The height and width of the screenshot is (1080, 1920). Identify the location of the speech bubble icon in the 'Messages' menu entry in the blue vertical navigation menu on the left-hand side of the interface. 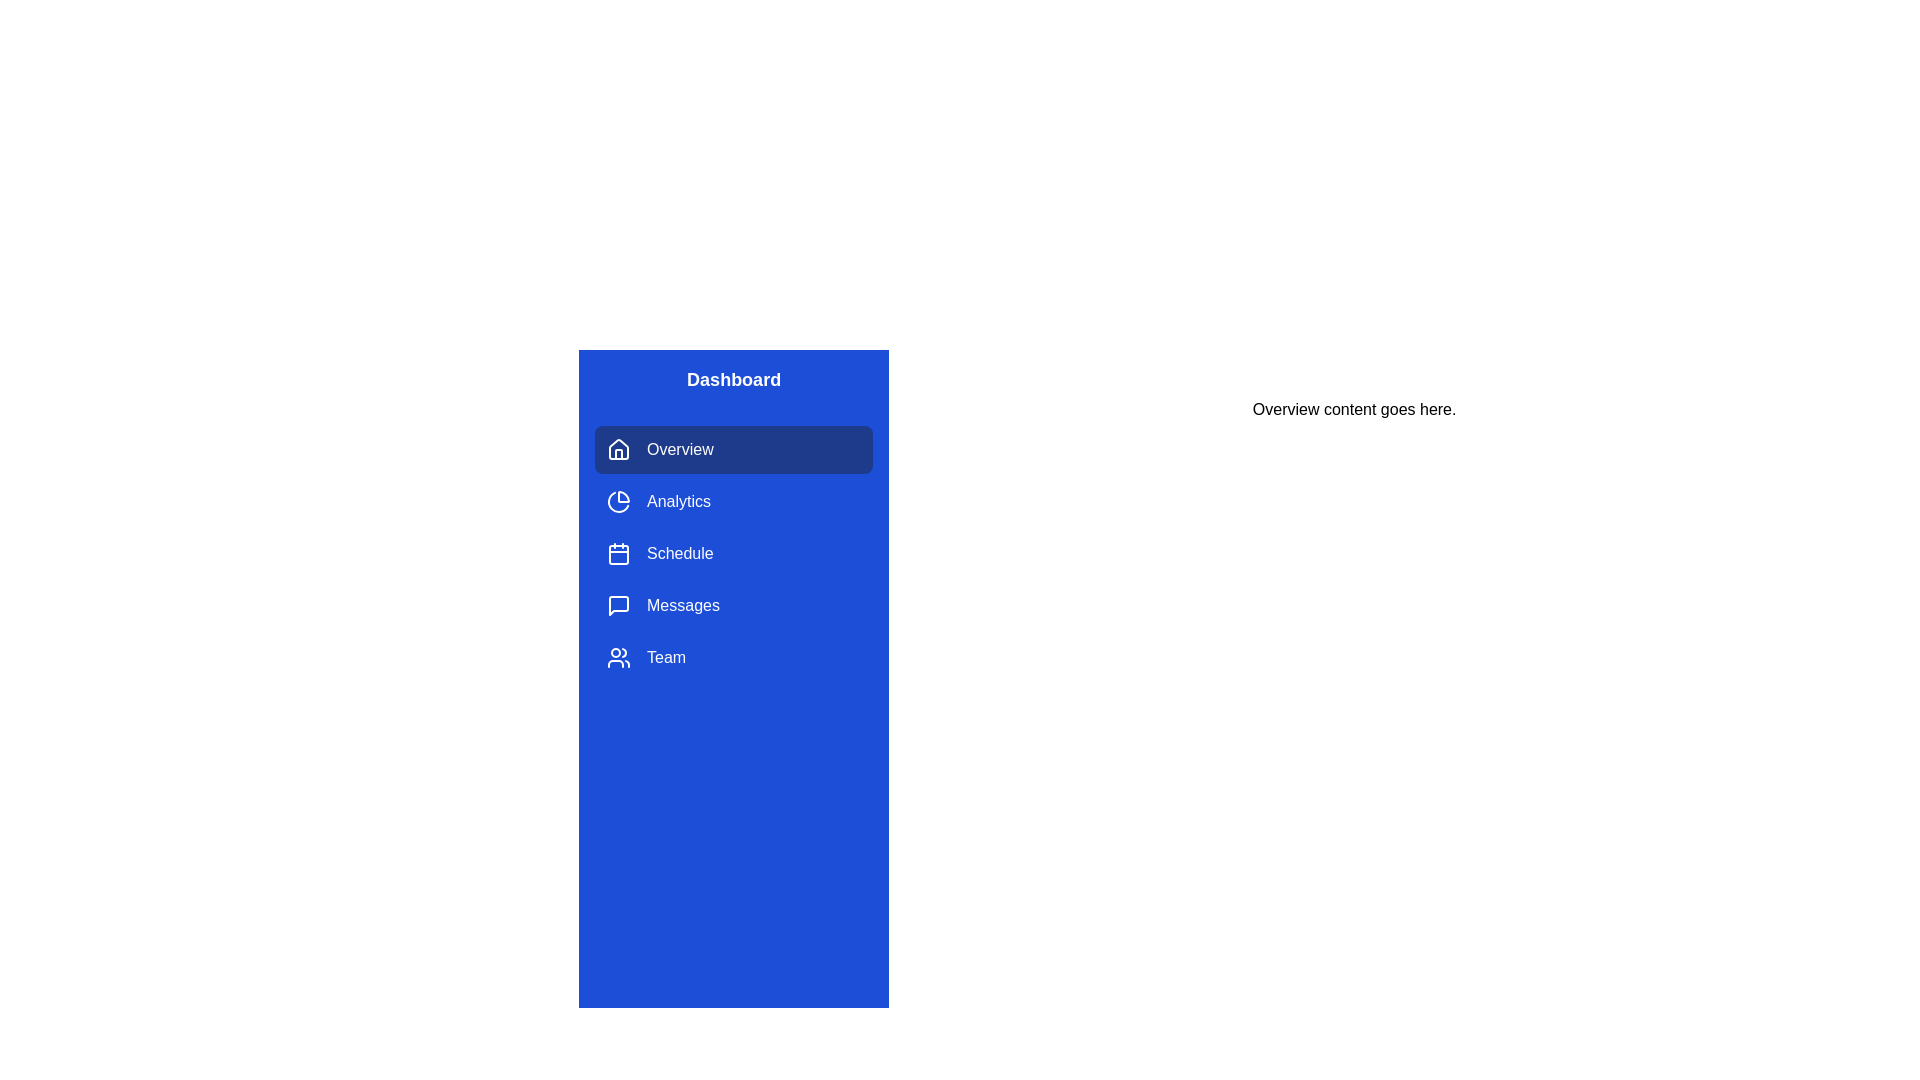
(618, 604).